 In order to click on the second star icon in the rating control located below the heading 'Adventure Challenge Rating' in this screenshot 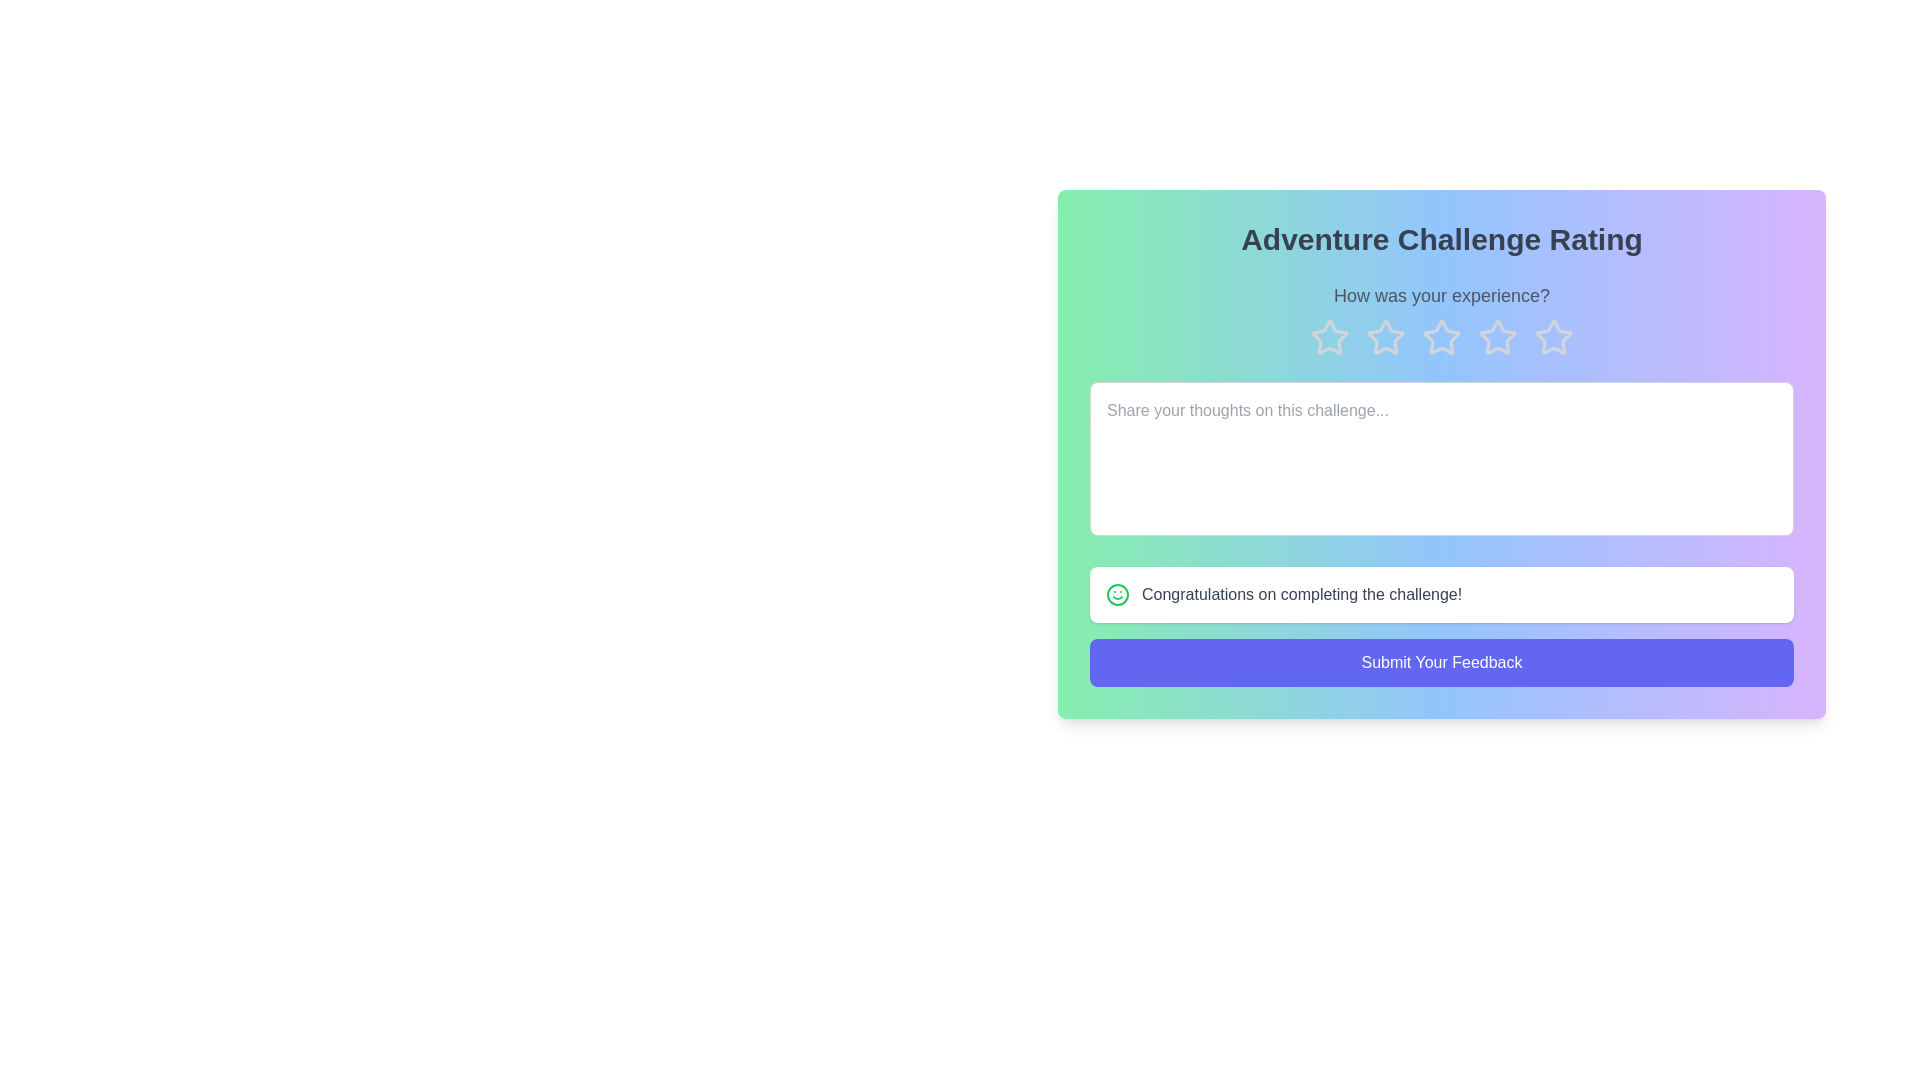, I will do `click(1385, 336)`.